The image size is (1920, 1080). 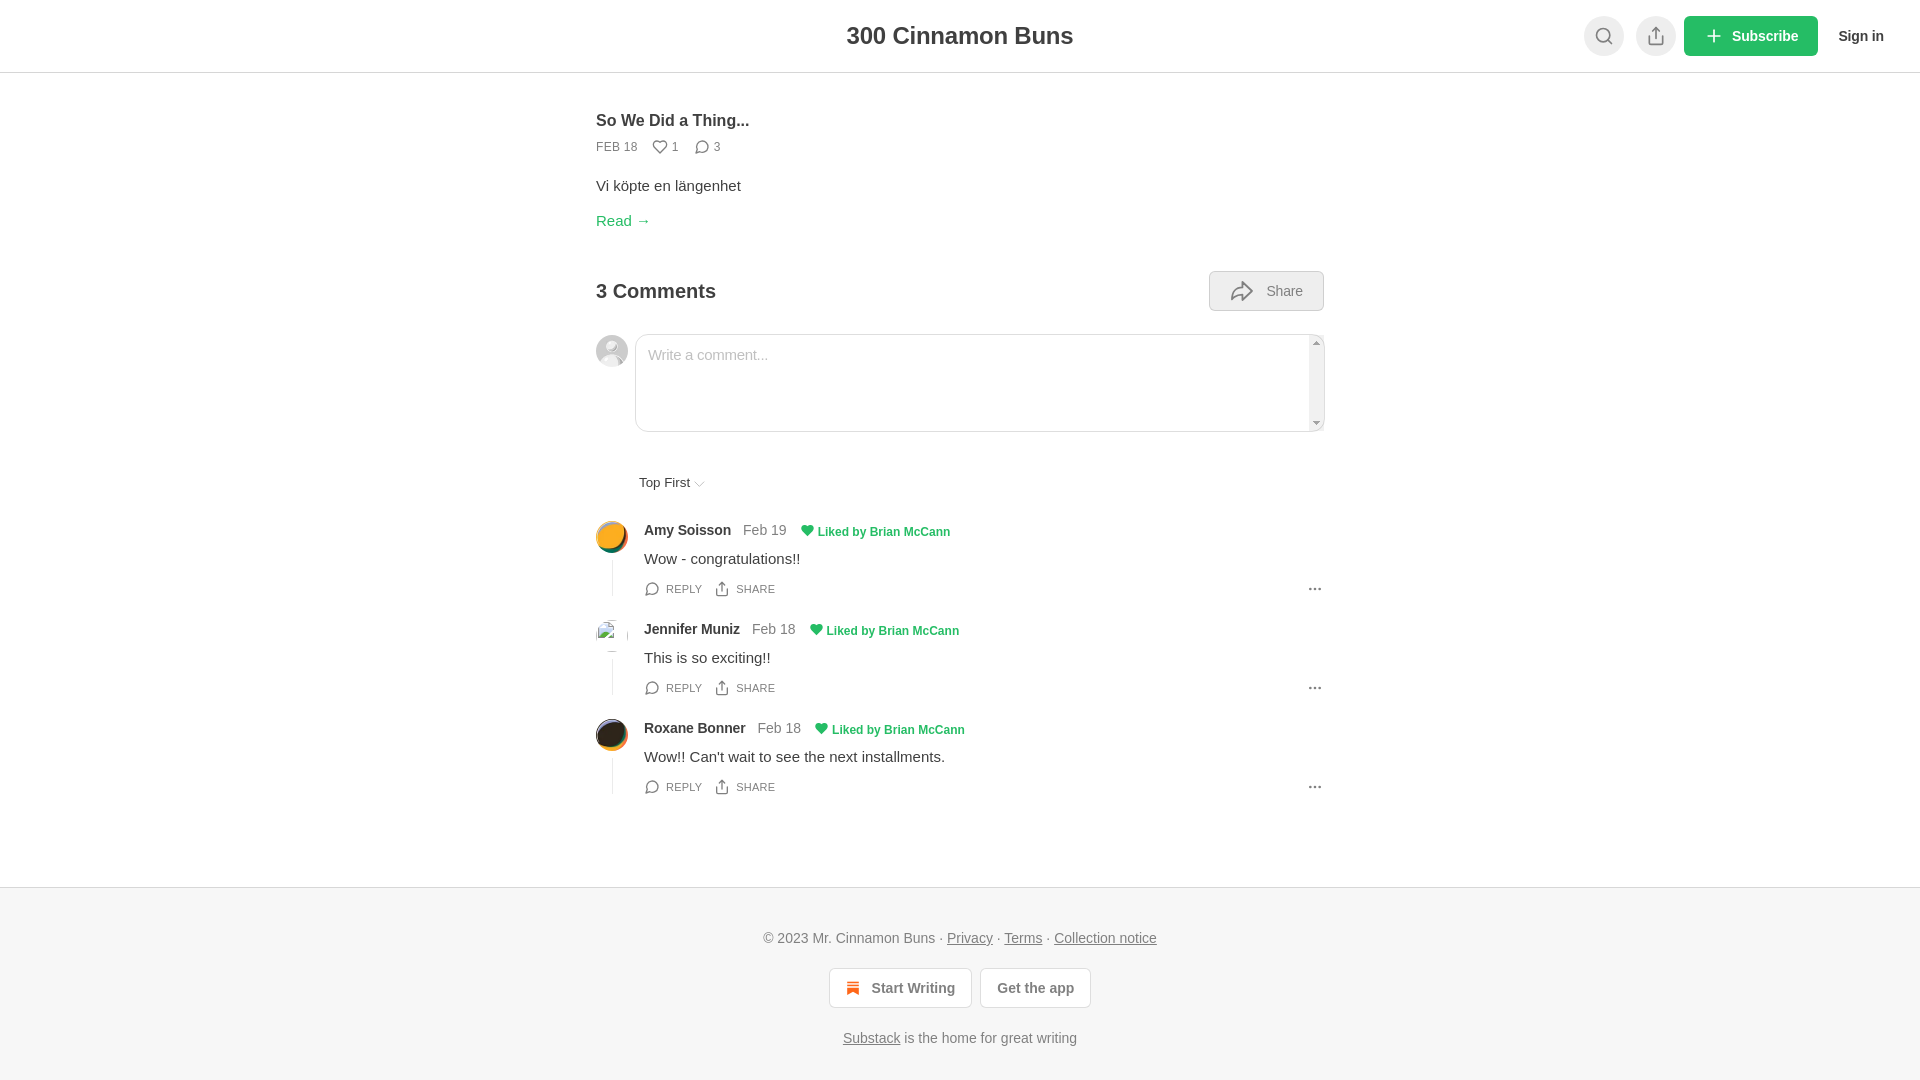 I want to click on '3', so click(x=707, y=145).